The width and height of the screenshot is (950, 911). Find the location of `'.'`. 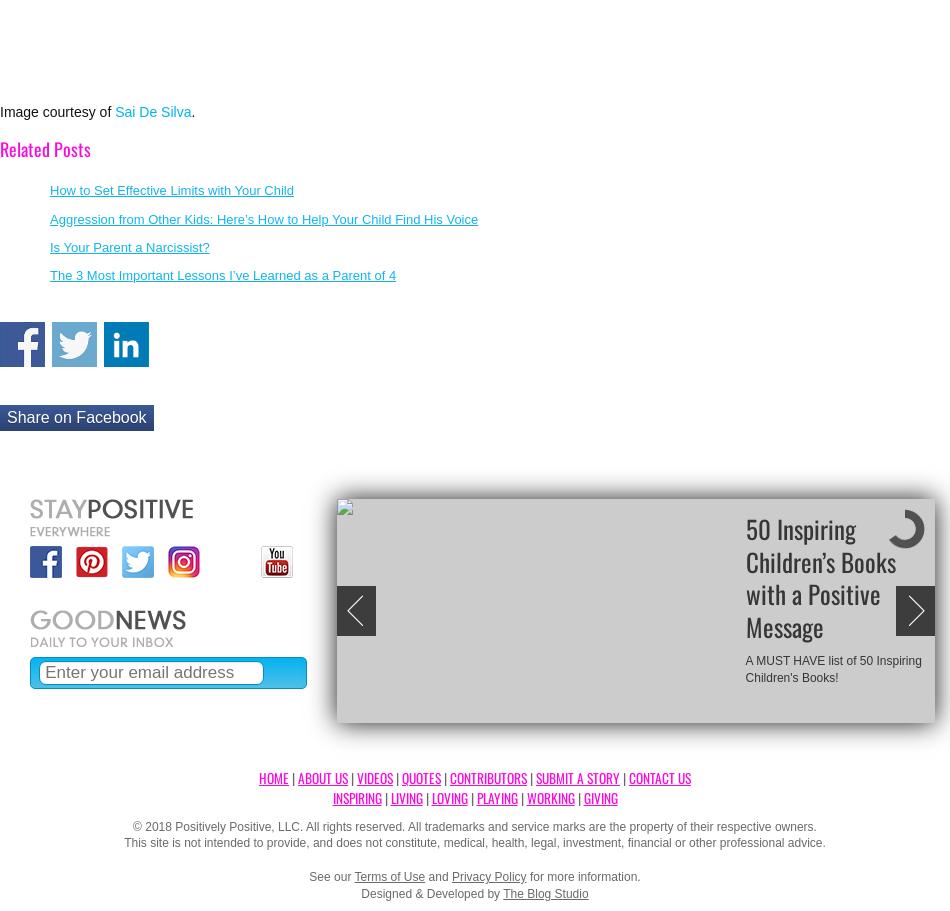

'.' is located at coordinates (193, 109).